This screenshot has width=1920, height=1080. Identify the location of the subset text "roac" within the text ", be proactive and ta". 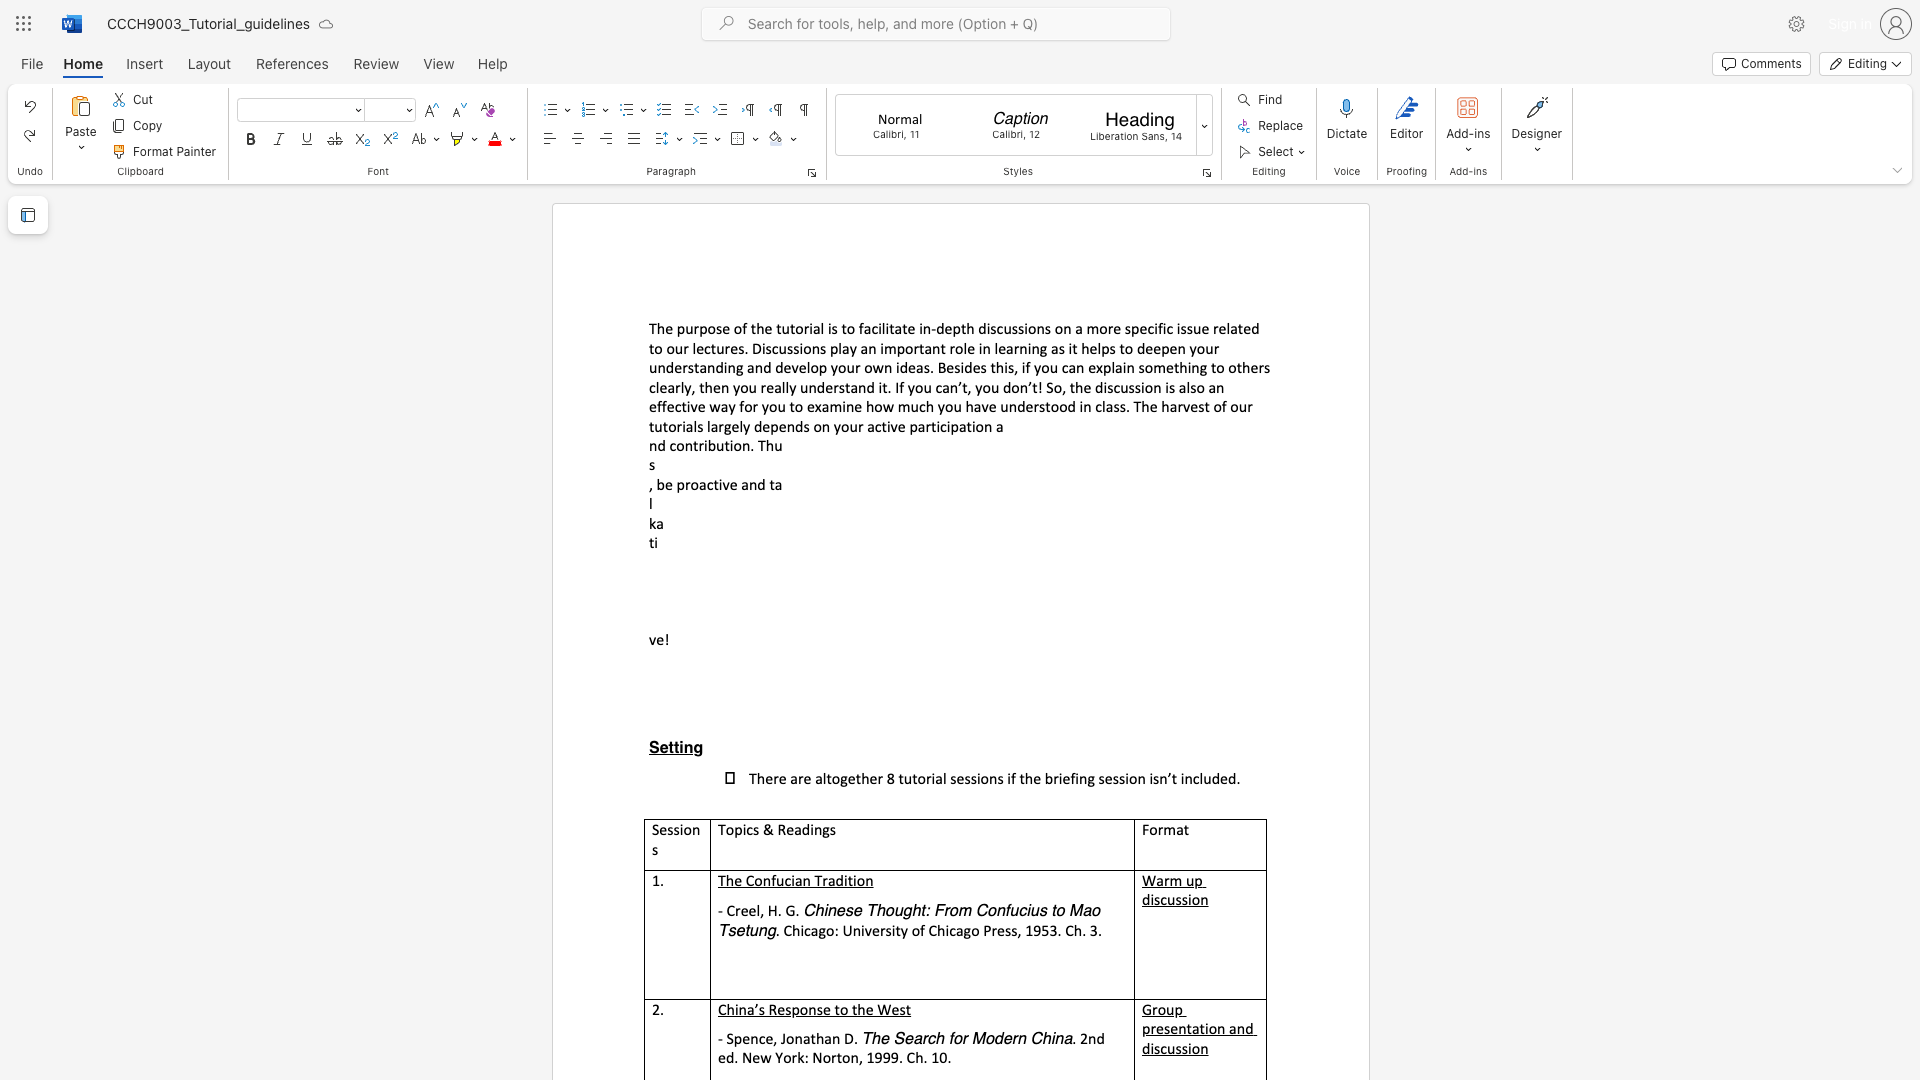
(685, 484).